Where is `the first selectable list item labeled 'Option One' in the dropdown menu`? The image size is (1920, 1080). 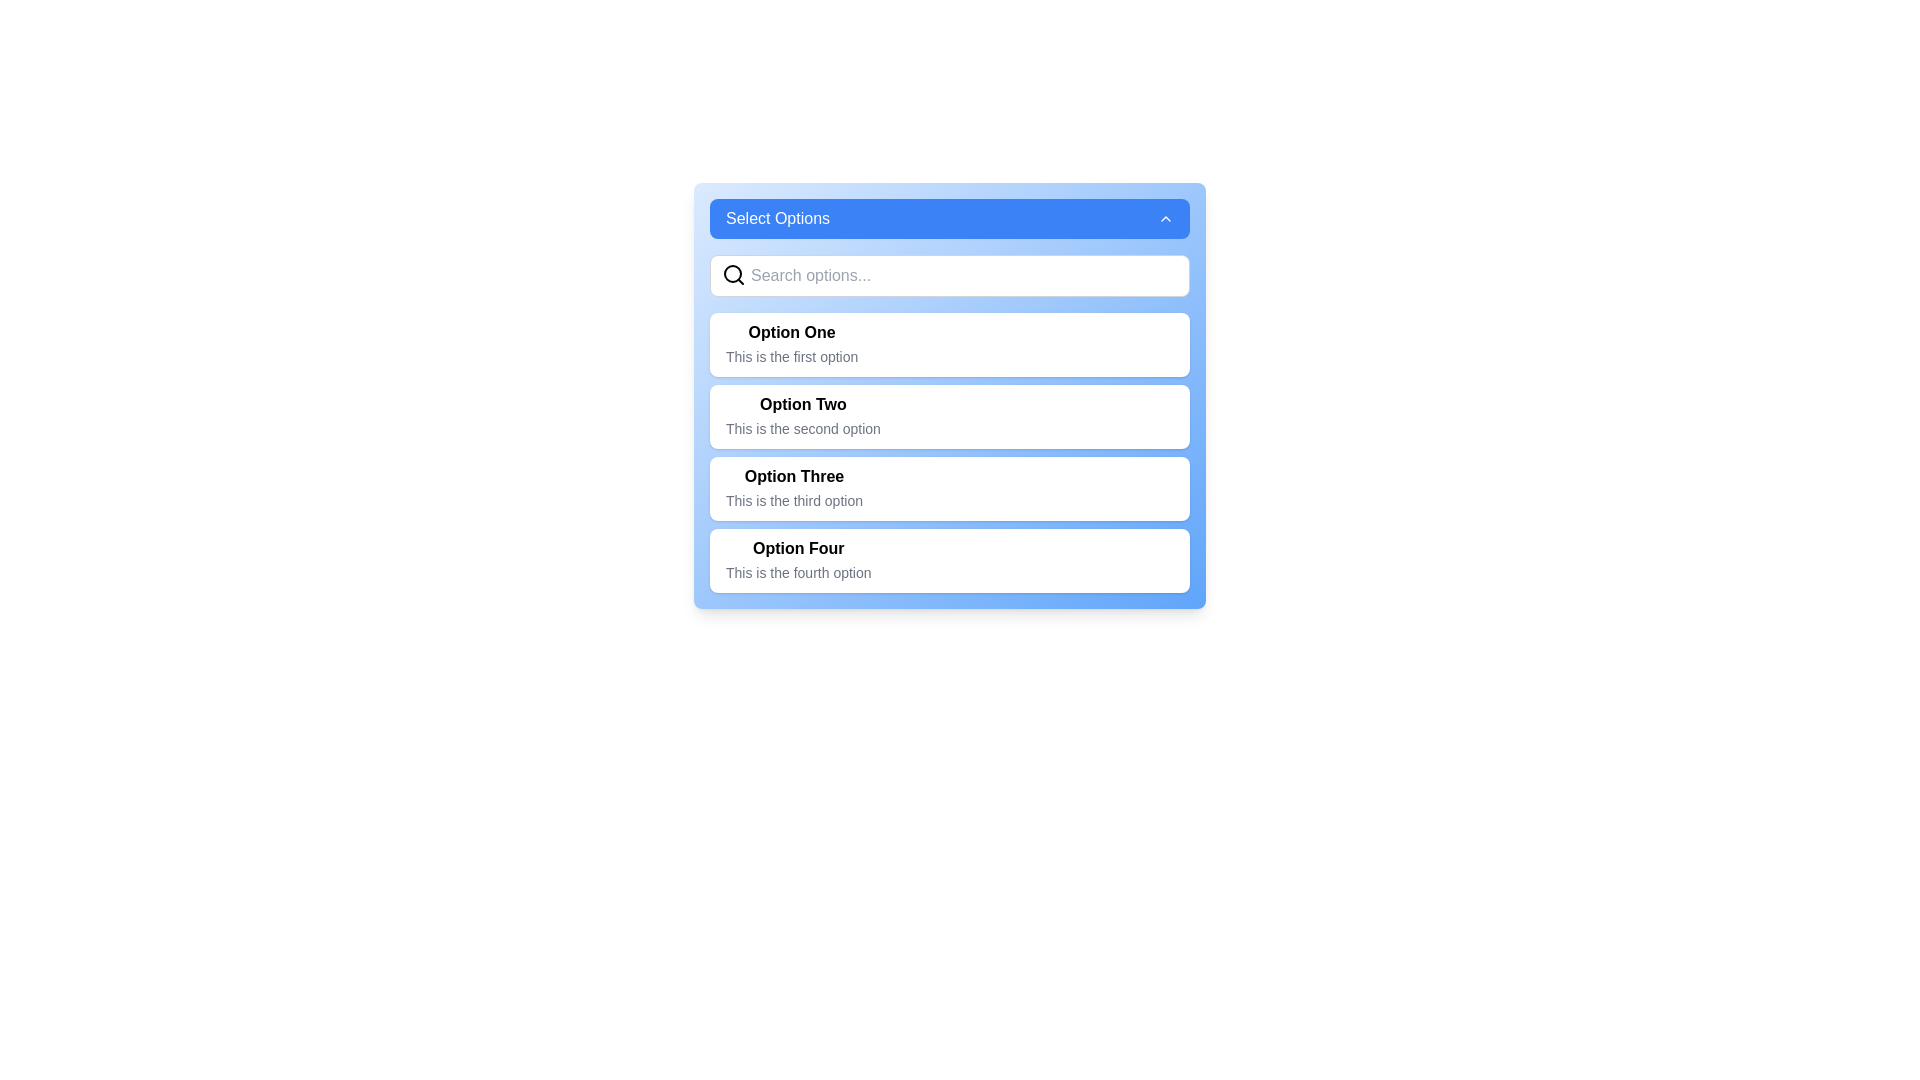 the first selectable list item labeled 'Option One' in the dropdown menu is located at coordinates (791, 343).